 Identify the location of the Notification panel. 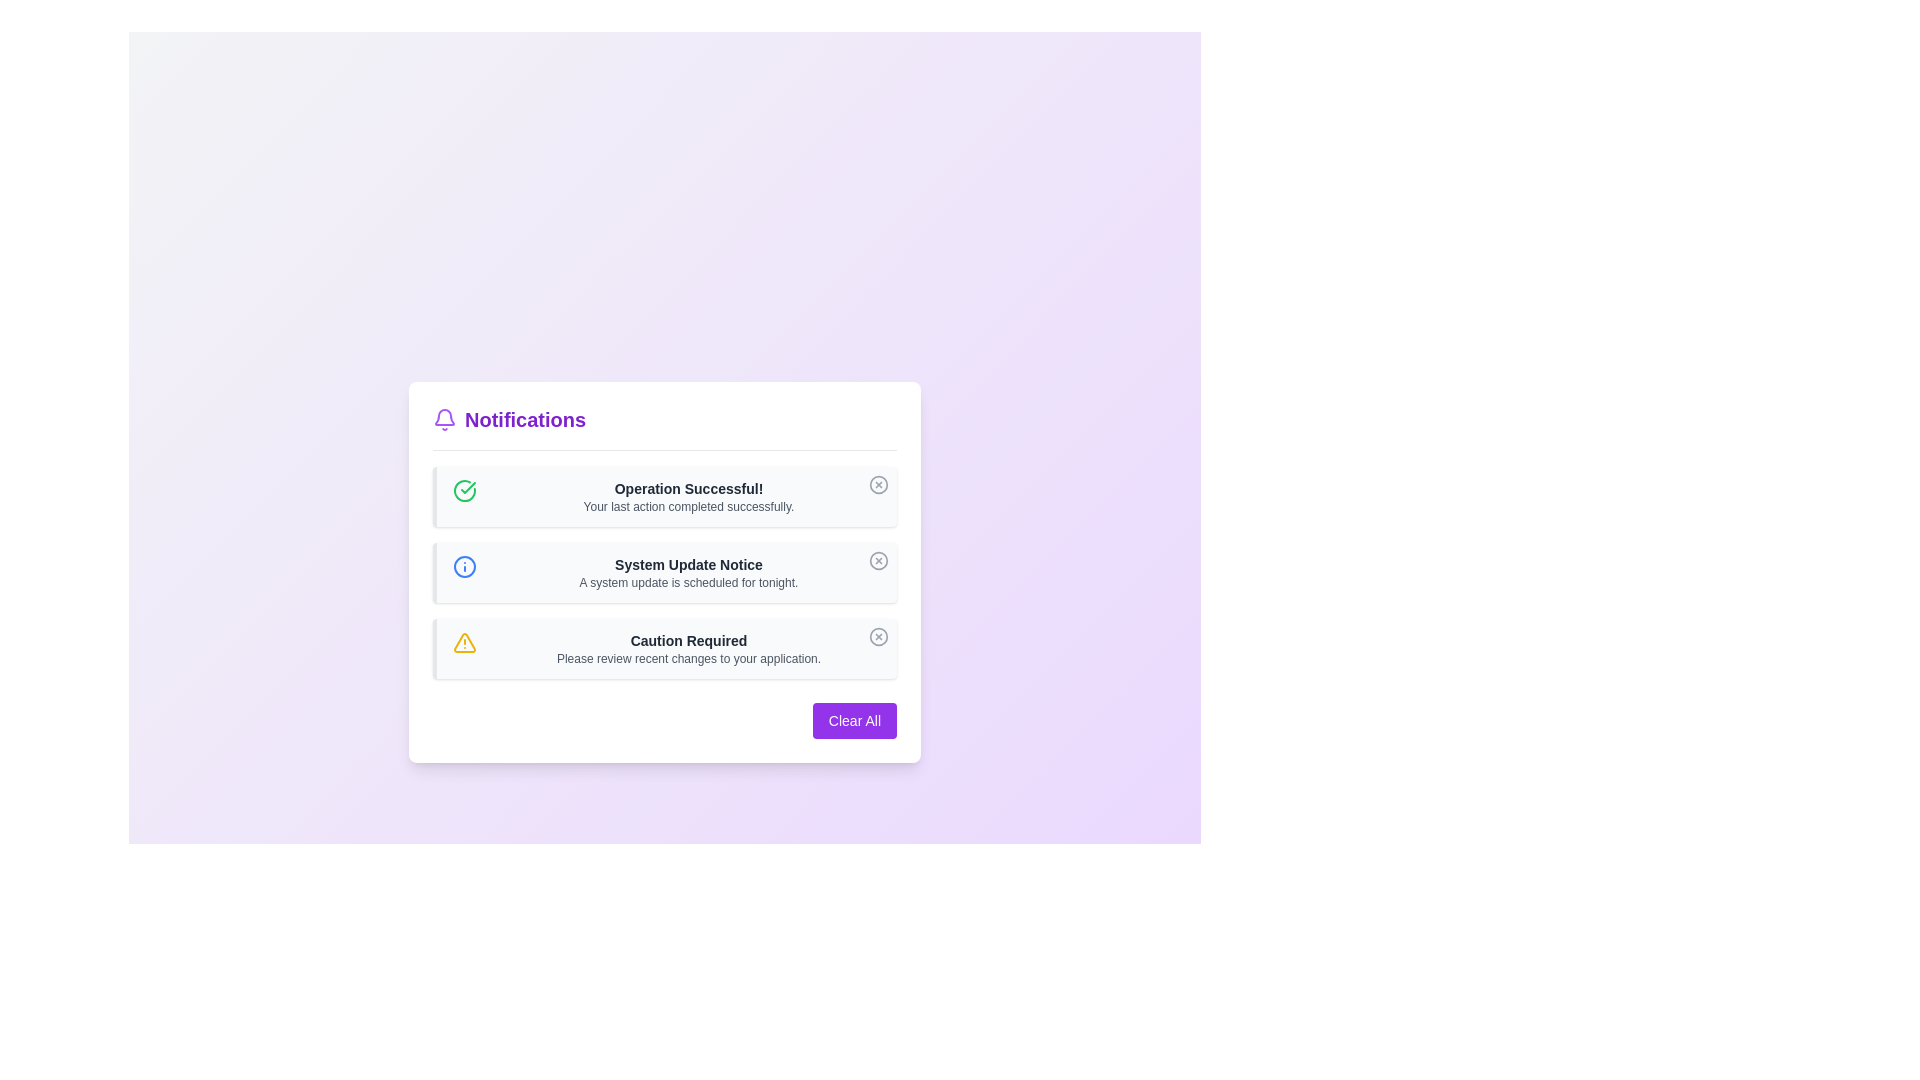
(665, 571).